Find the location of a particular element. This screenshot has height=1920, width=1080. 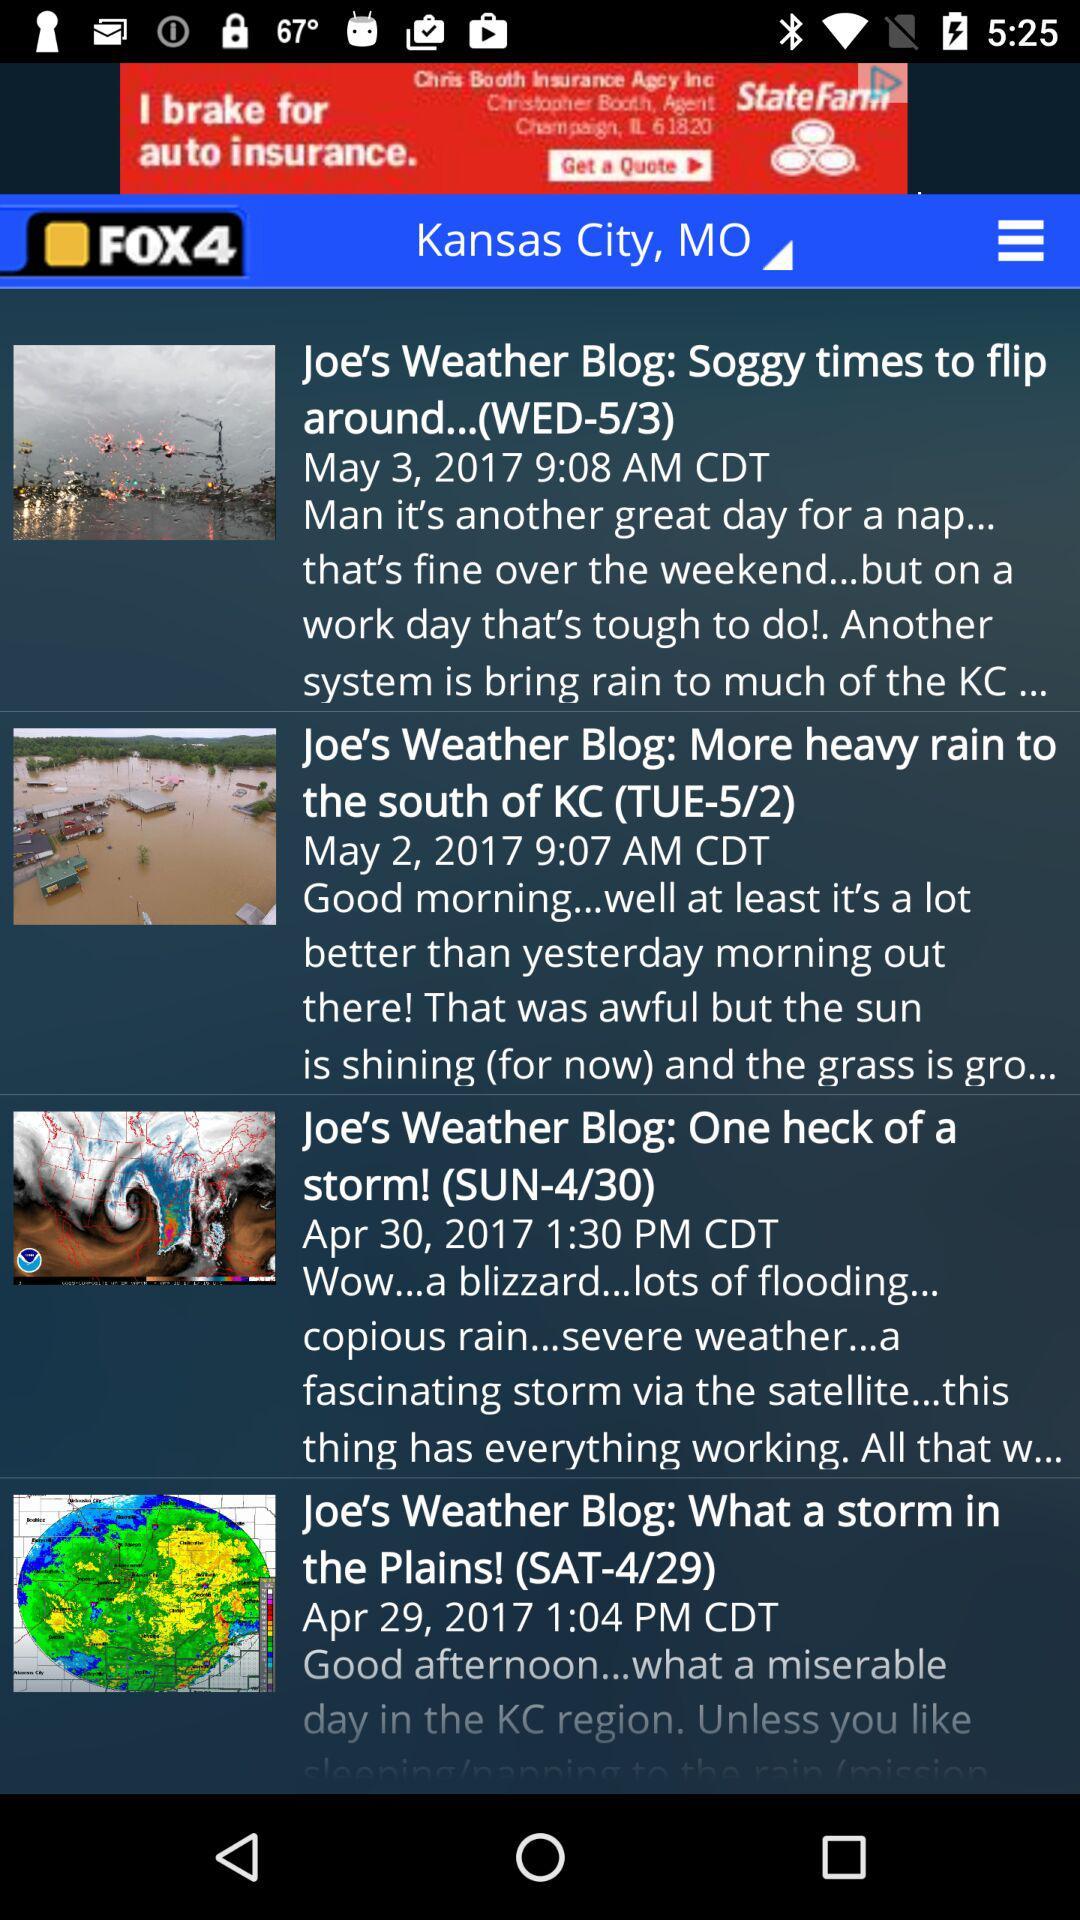

search is located at coordinates (131, 240).